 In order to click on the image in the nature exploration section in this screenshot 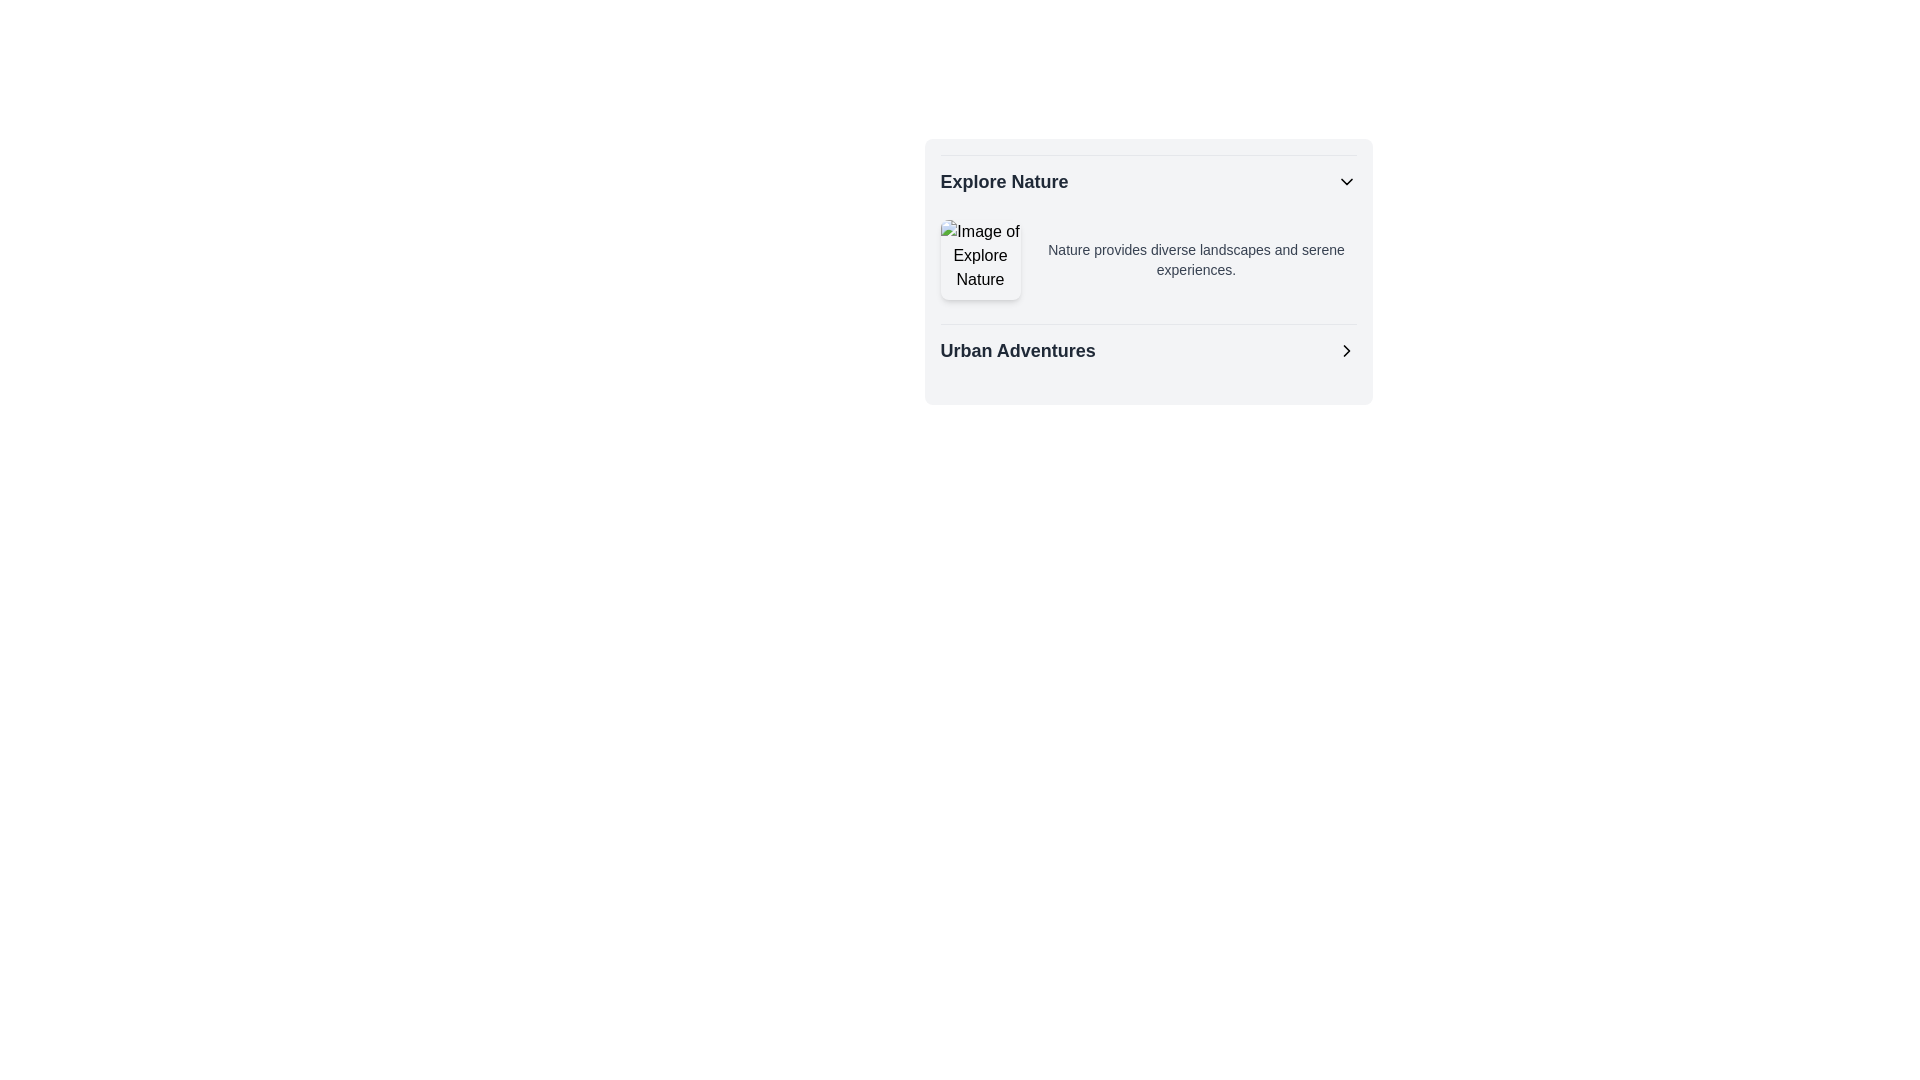, I will do `click(1148, 232)`.